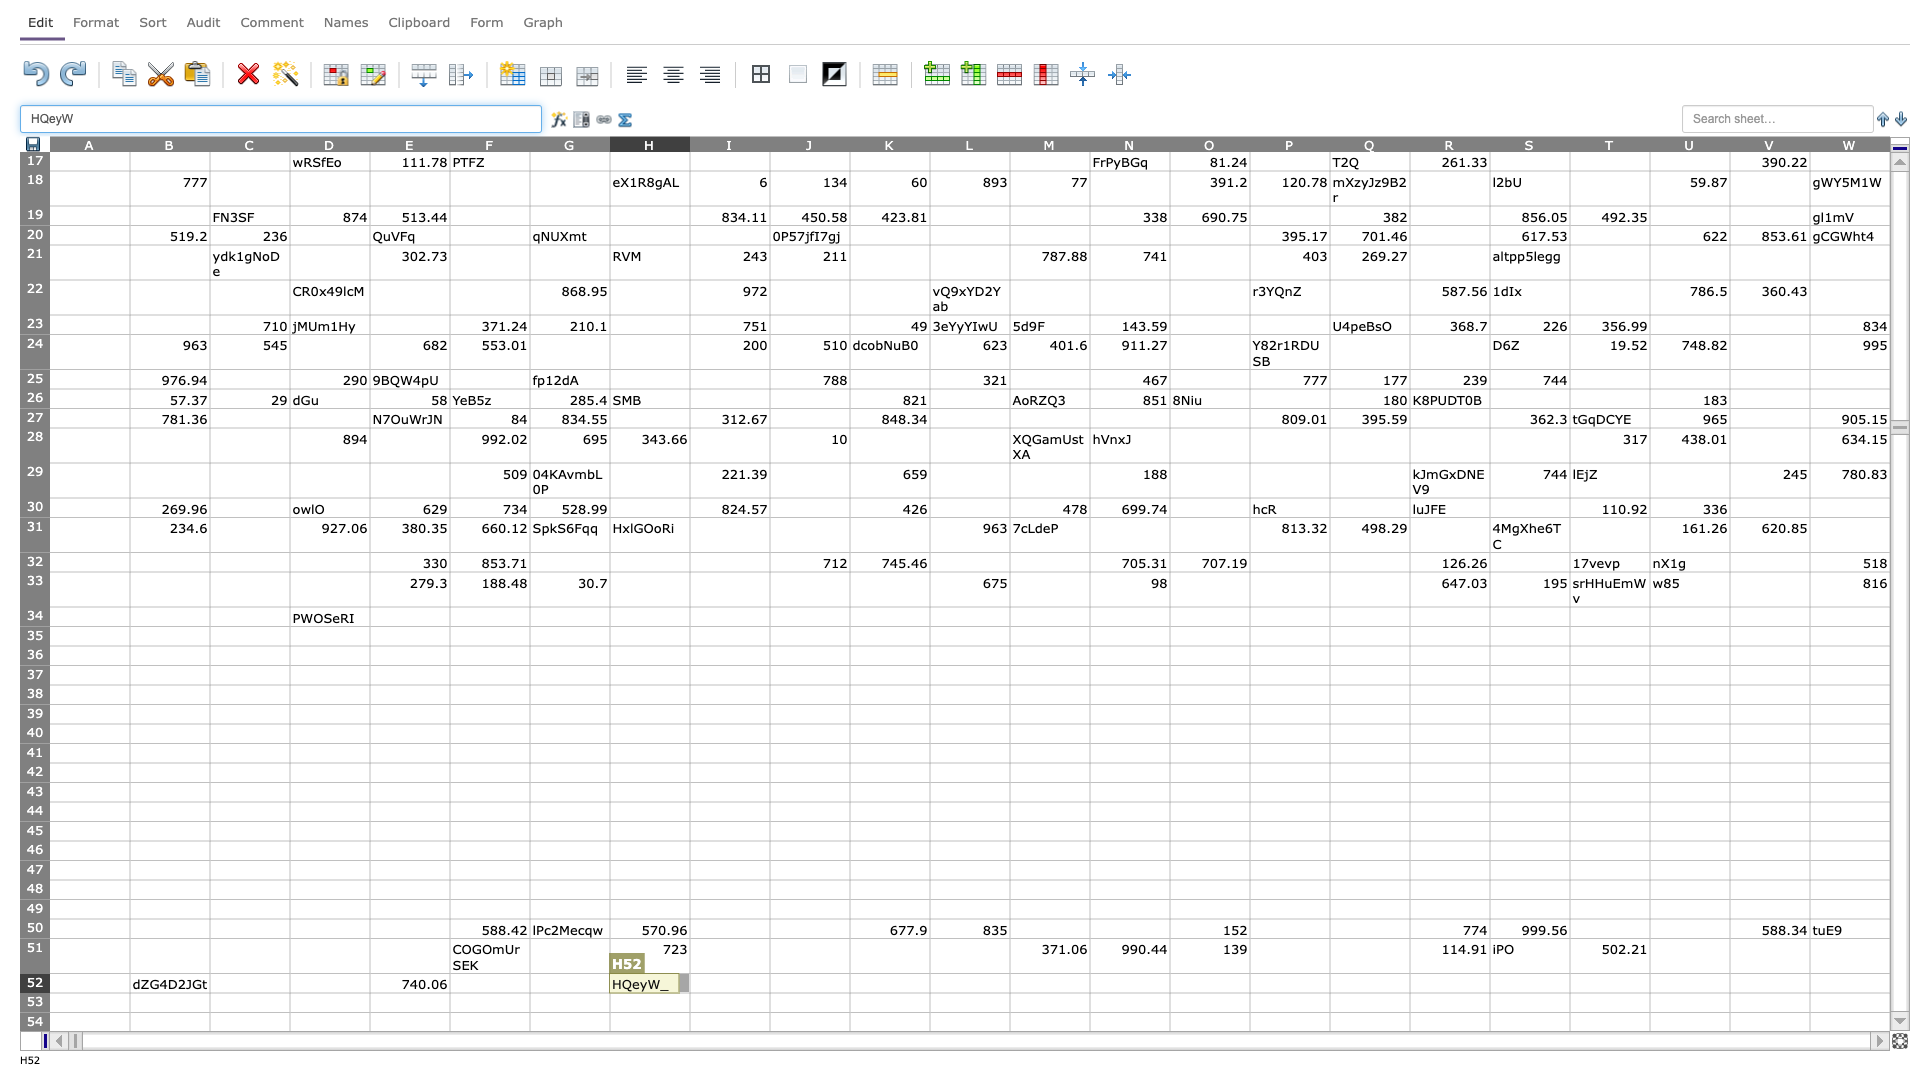 The image size is (1920, 1080). I want to click on Upper left corner of cell I52, so click(690, 972).